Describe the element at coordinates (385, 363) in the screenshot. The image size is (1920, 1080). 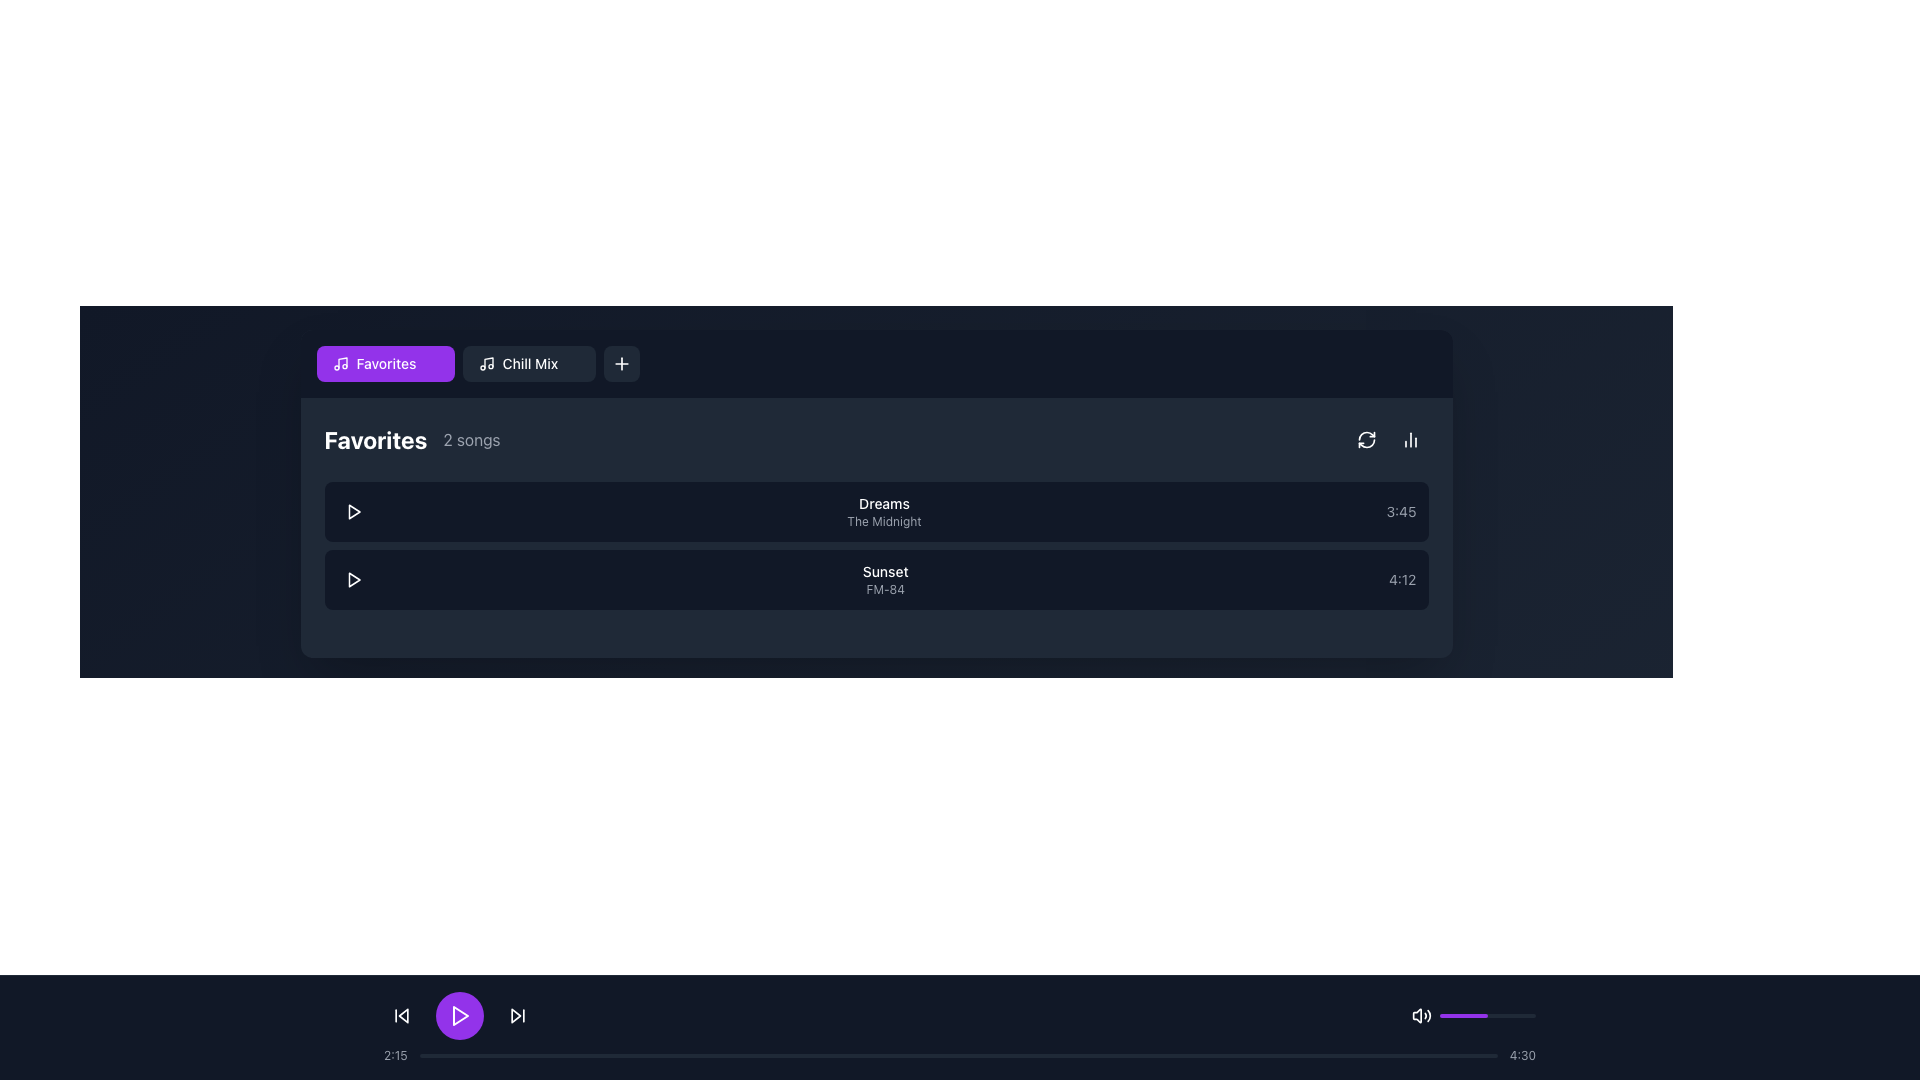
I see `the 'Favorites' button, which is the first button in a horizontal list at the top of a card-like section` at that location.